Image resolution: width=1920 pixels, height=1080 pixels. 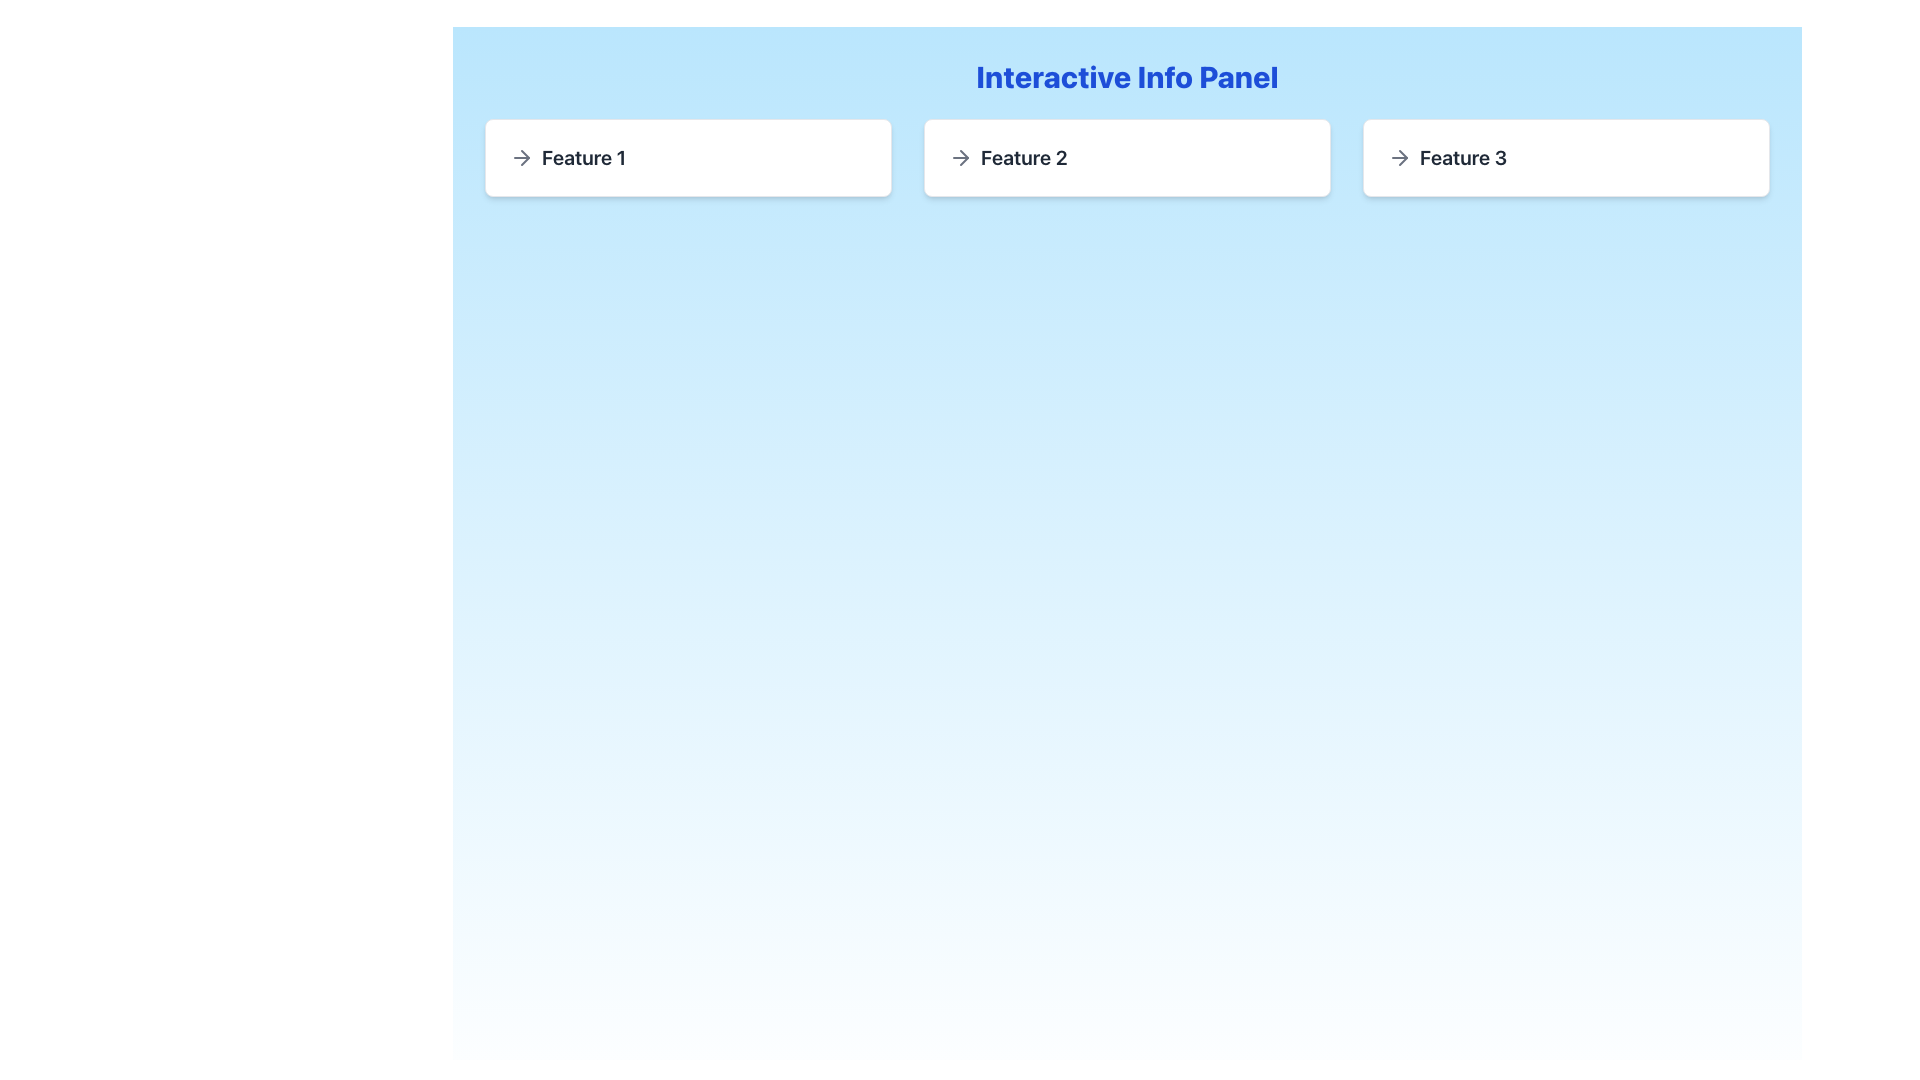 What do you see at coordinates (1127, 157) in the screenshot?
I see `the 'Feature 2' button-like card component, which is the second card in a row of three under the 'Interactive Info Panel'` at bounding box center [1127, 157].